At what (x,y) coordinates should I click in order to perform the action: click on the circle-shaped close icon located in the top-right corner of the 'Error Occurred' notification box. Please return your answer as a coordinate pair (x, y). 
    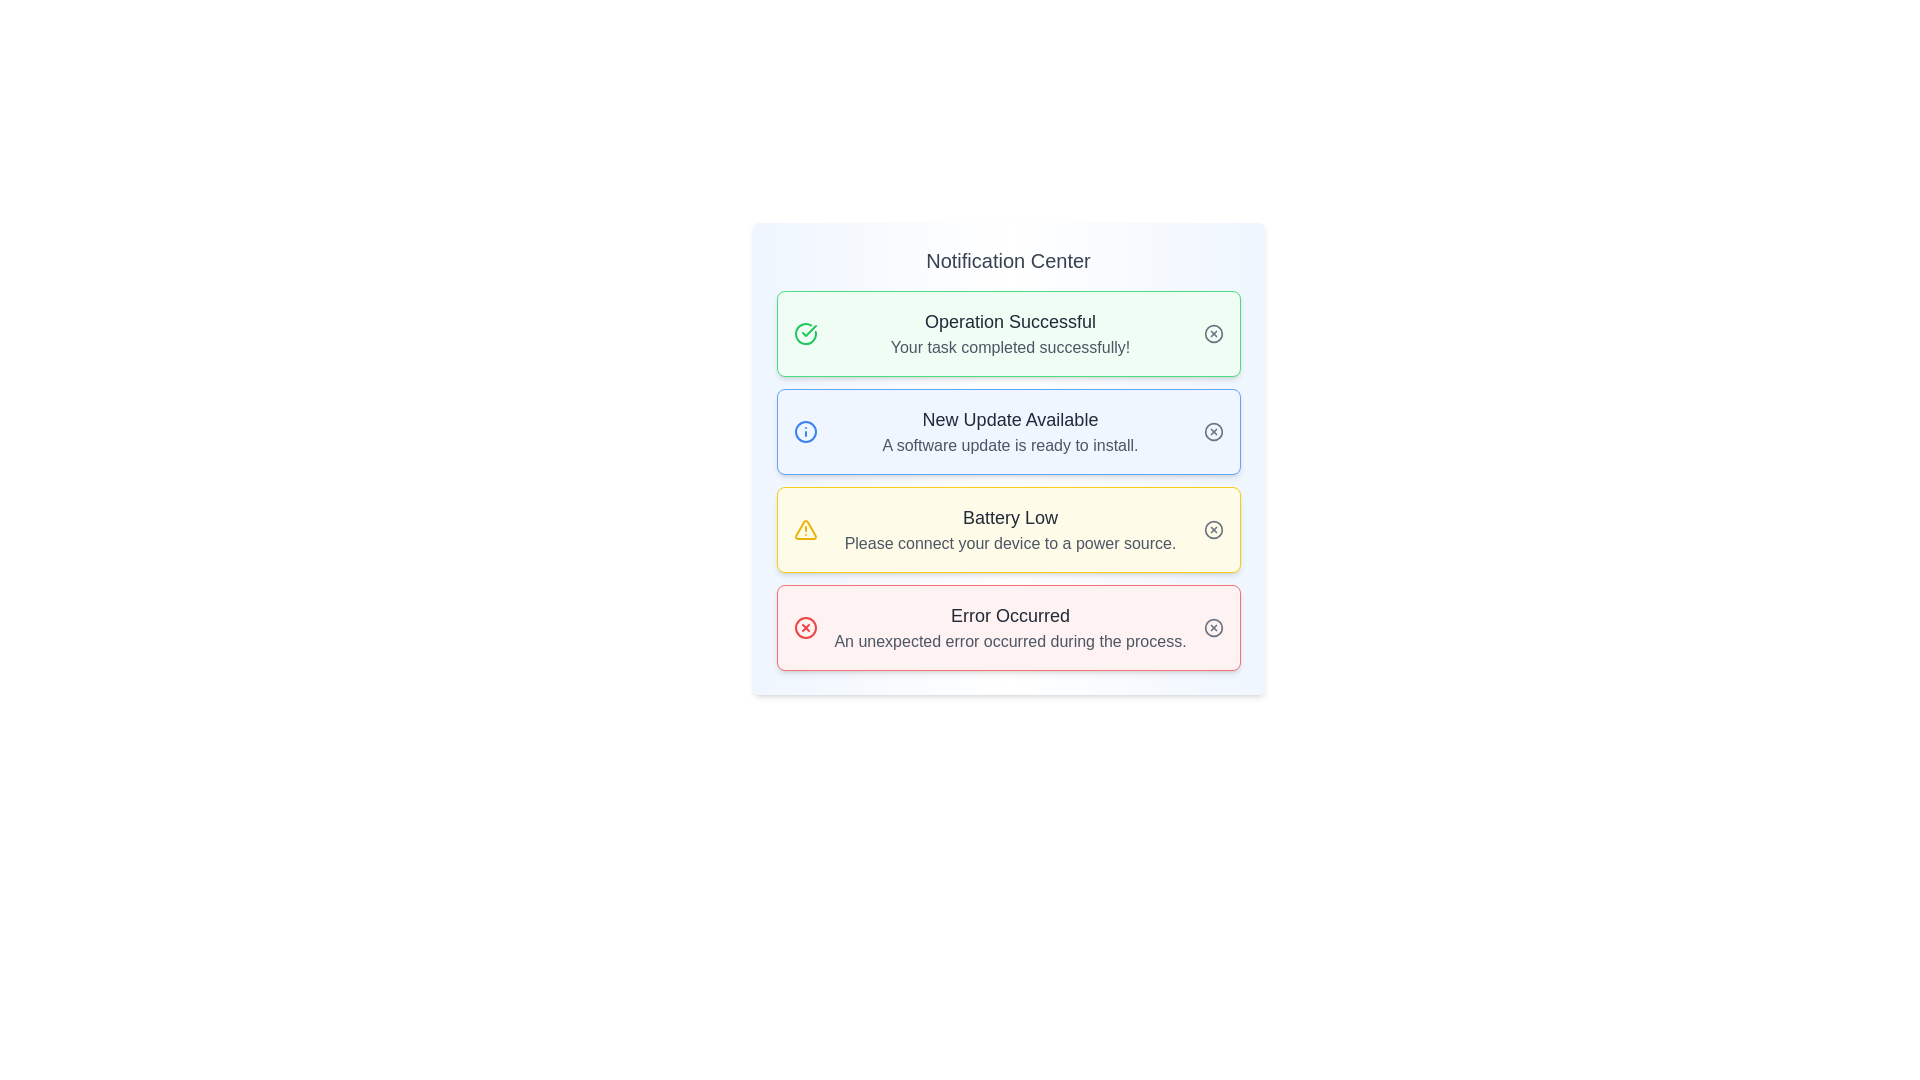
    Looking at the image, I should click on (1212, 627).